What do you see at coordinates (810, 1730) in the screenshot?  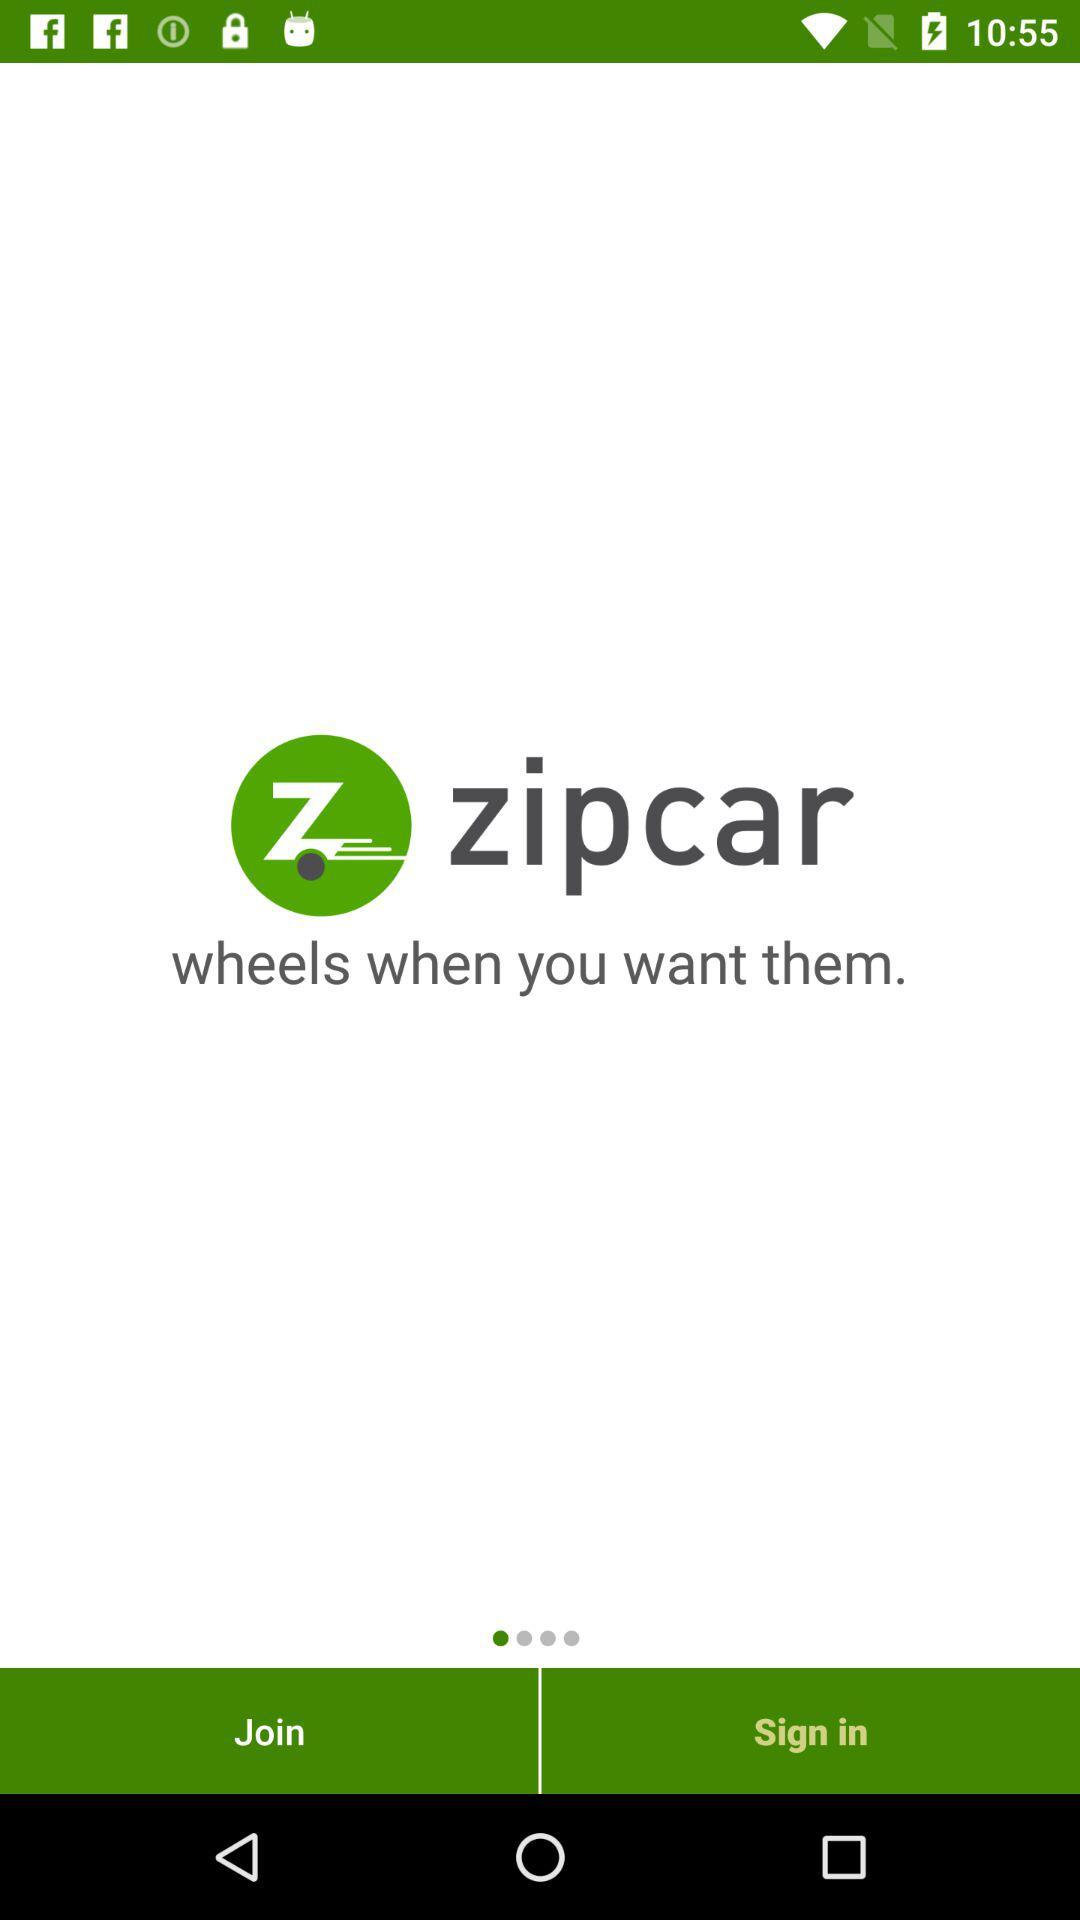 I see `item next to the join` at bounding box center [810, 1730].